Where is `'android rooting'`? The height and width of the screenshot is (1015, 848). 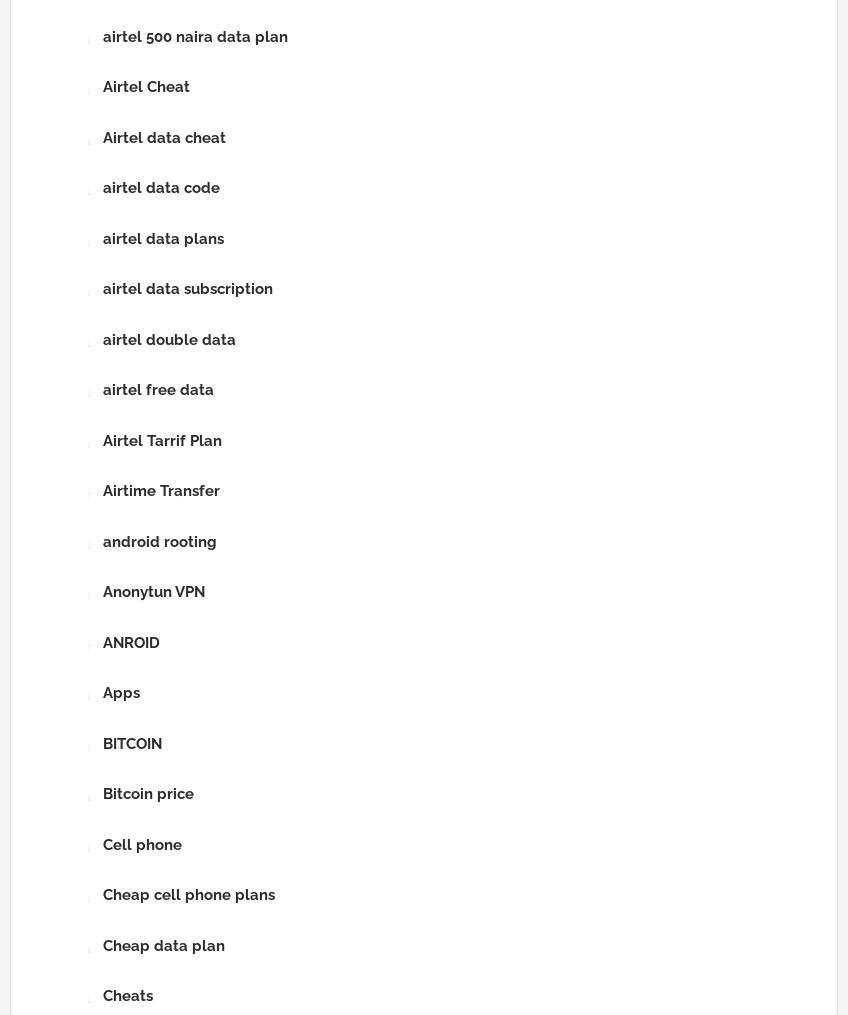
'android rooting' is located at coordinates (103, 540).